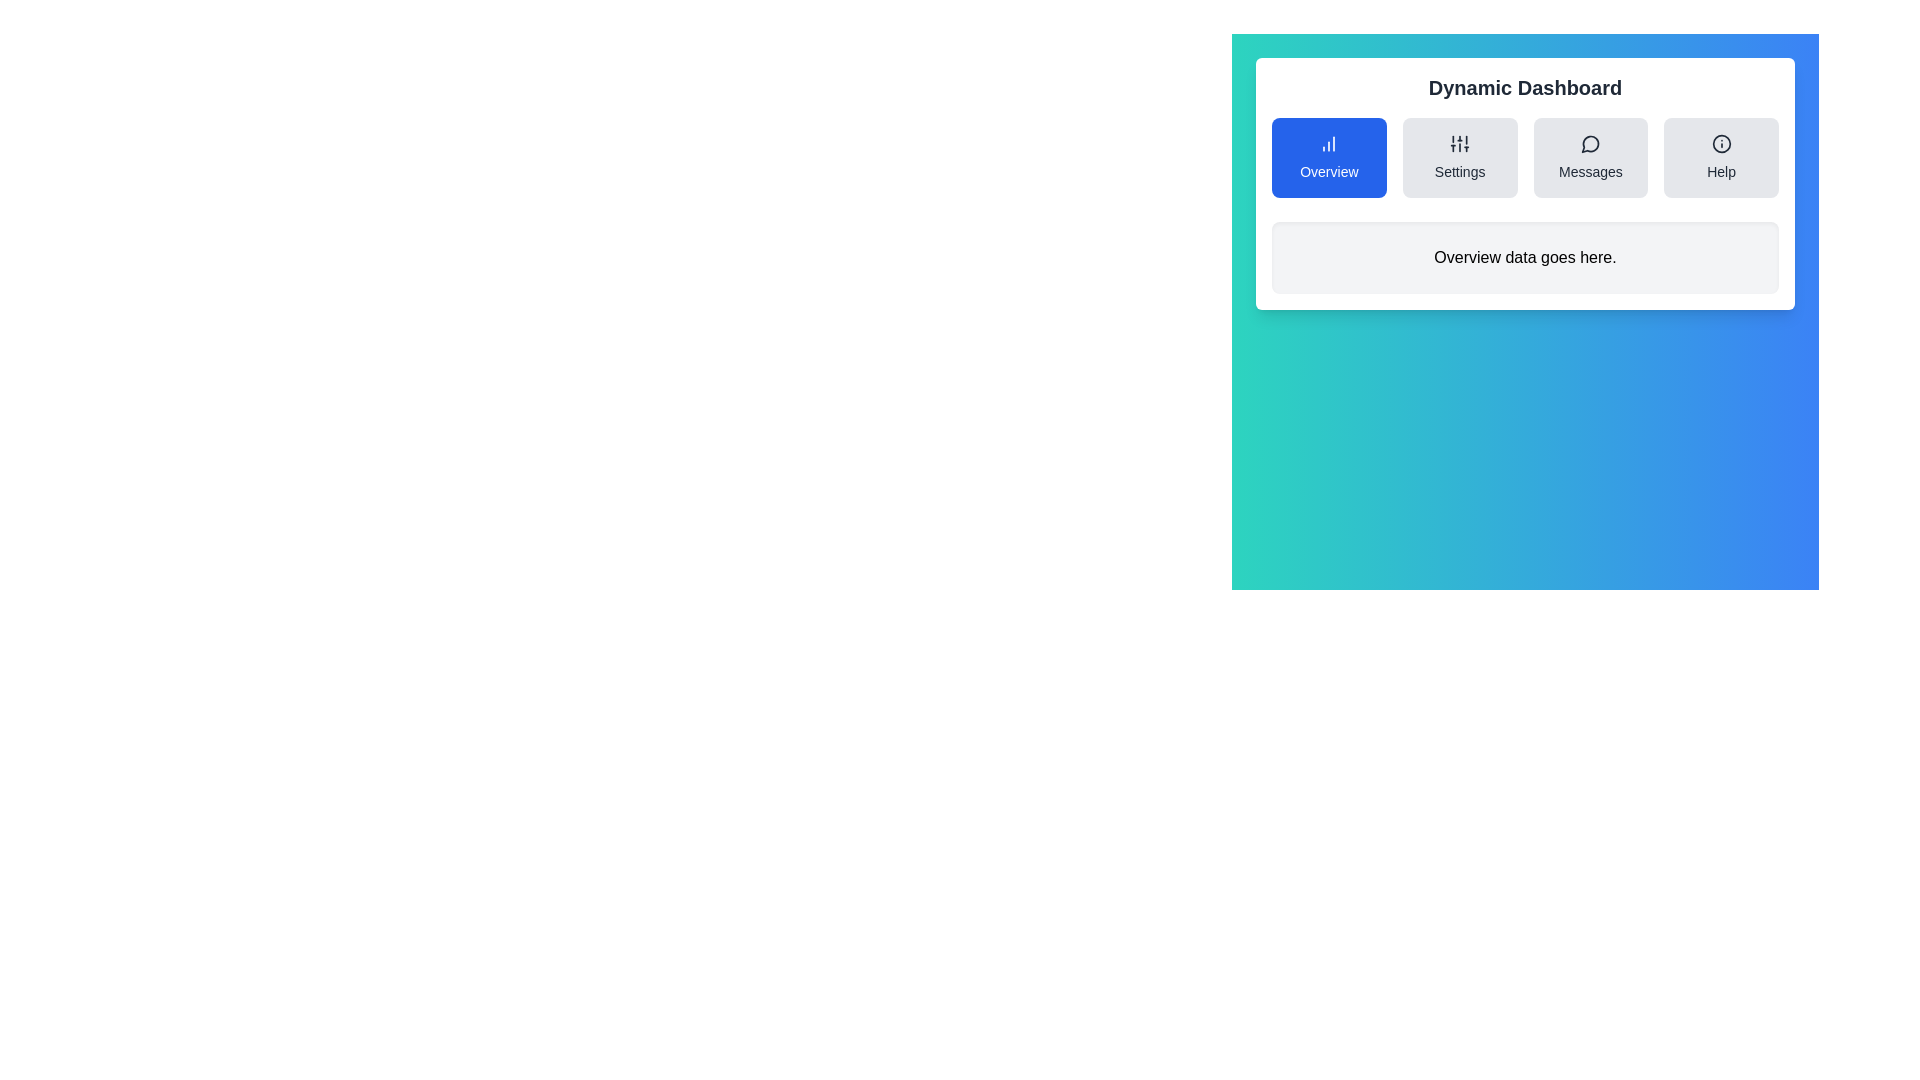  What do you see at coordinates (1459, 157) in the screenshot?
I see `the 'Settings' button, which is a rectangular button with rounded corners, light gray background, and an icon resembling sliders above the text 'Settings'` at bounding box center [1459, 157].